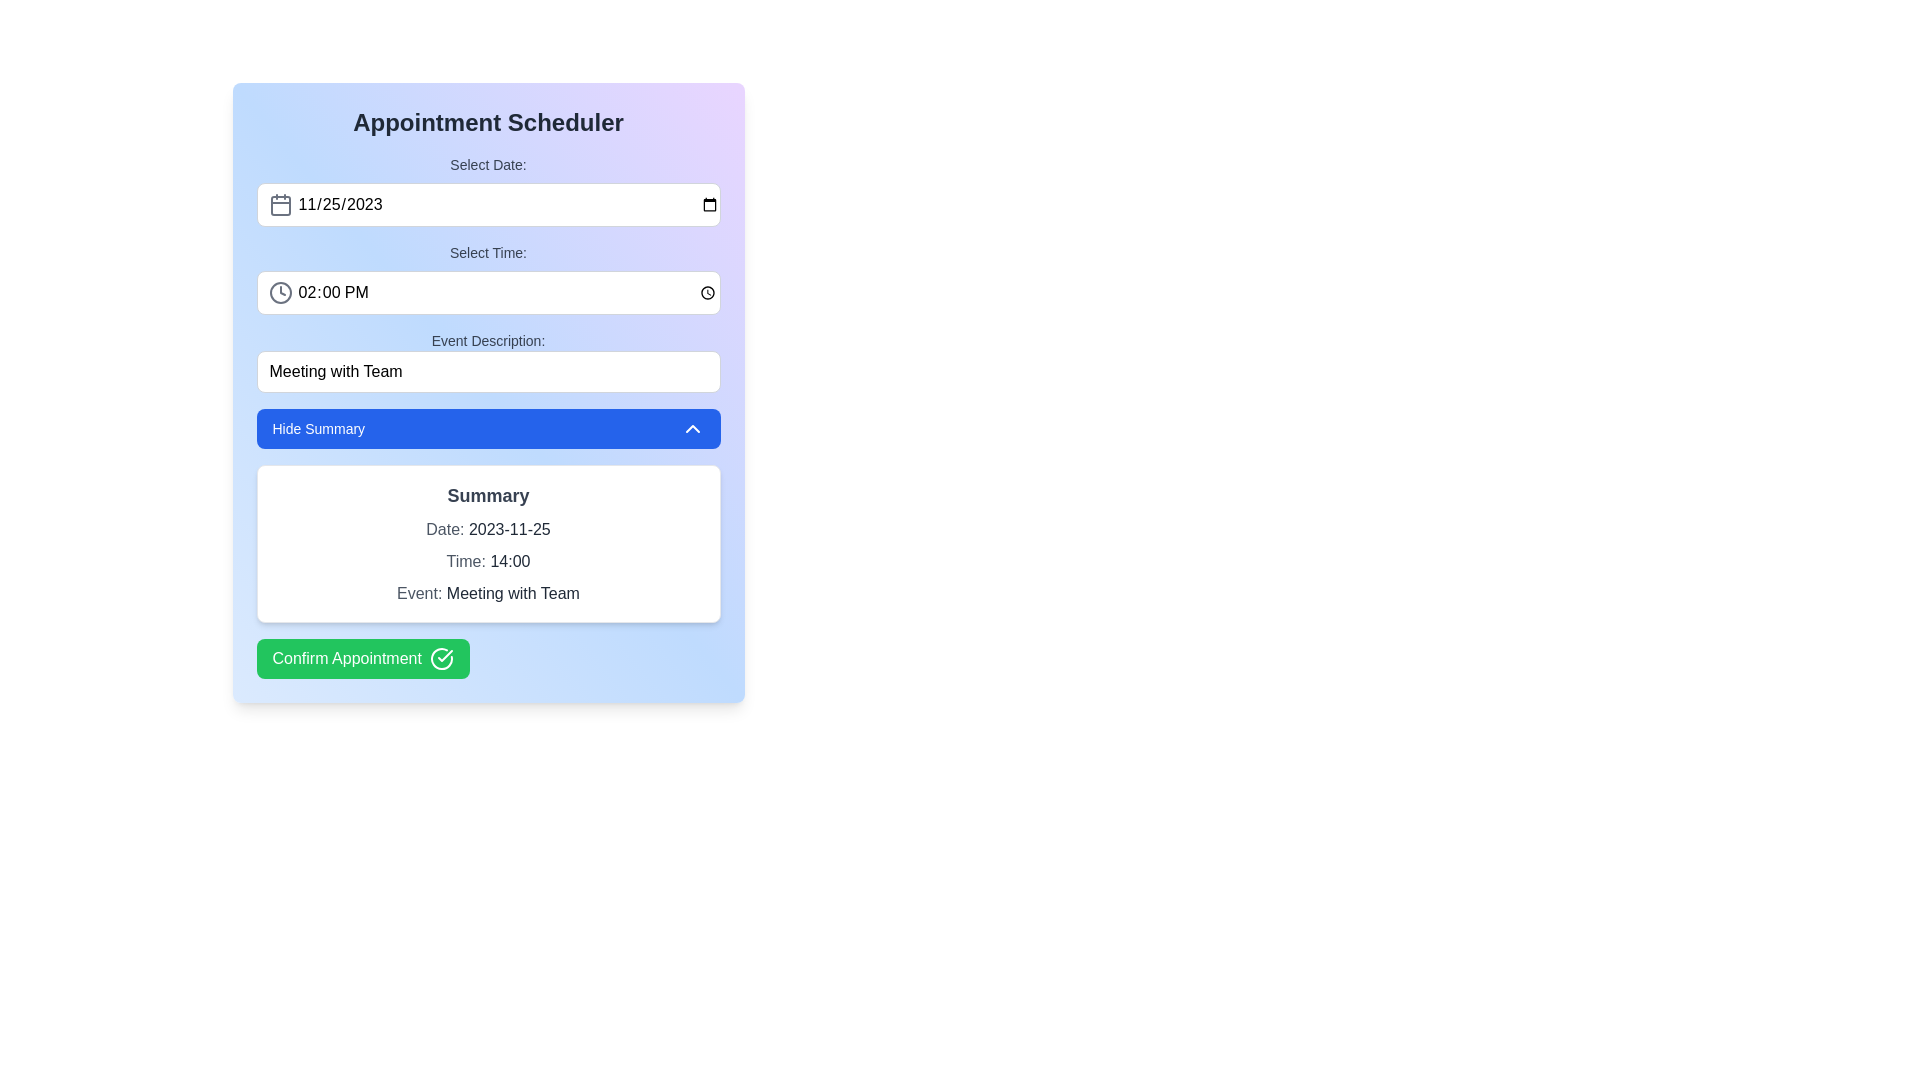  Describe the element at coordinates (488, 495) in the screenshot. I see `the Text label that serves as a header for the summary section, located directly above the 'Date: 2023-11-25' text segment` at that location.